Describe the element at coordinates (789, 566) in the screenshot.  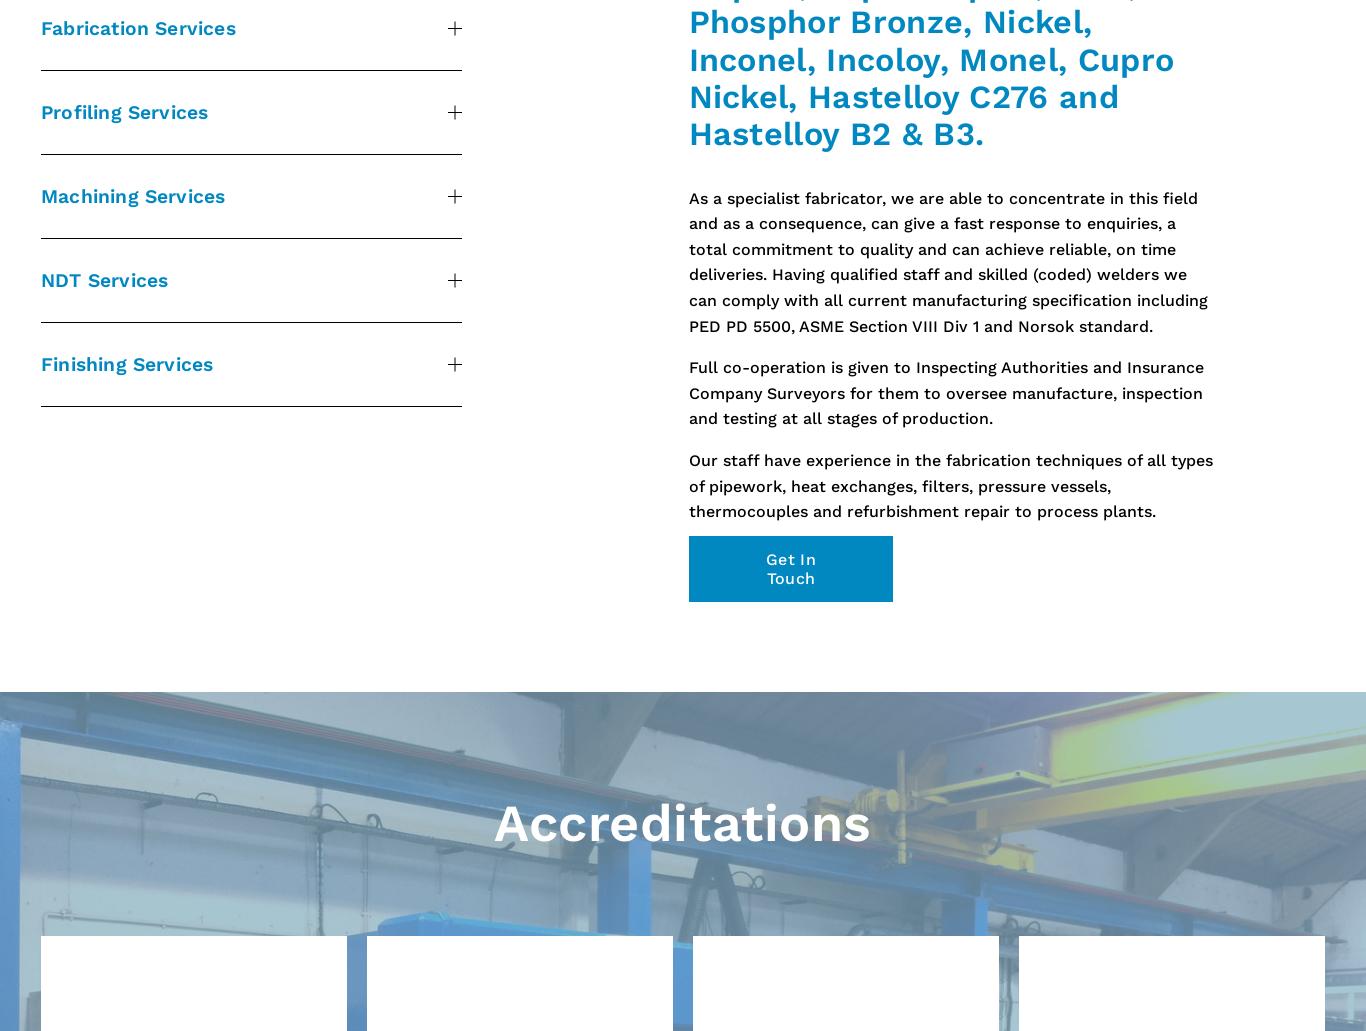
I see `'Get In Touch'` at that location.